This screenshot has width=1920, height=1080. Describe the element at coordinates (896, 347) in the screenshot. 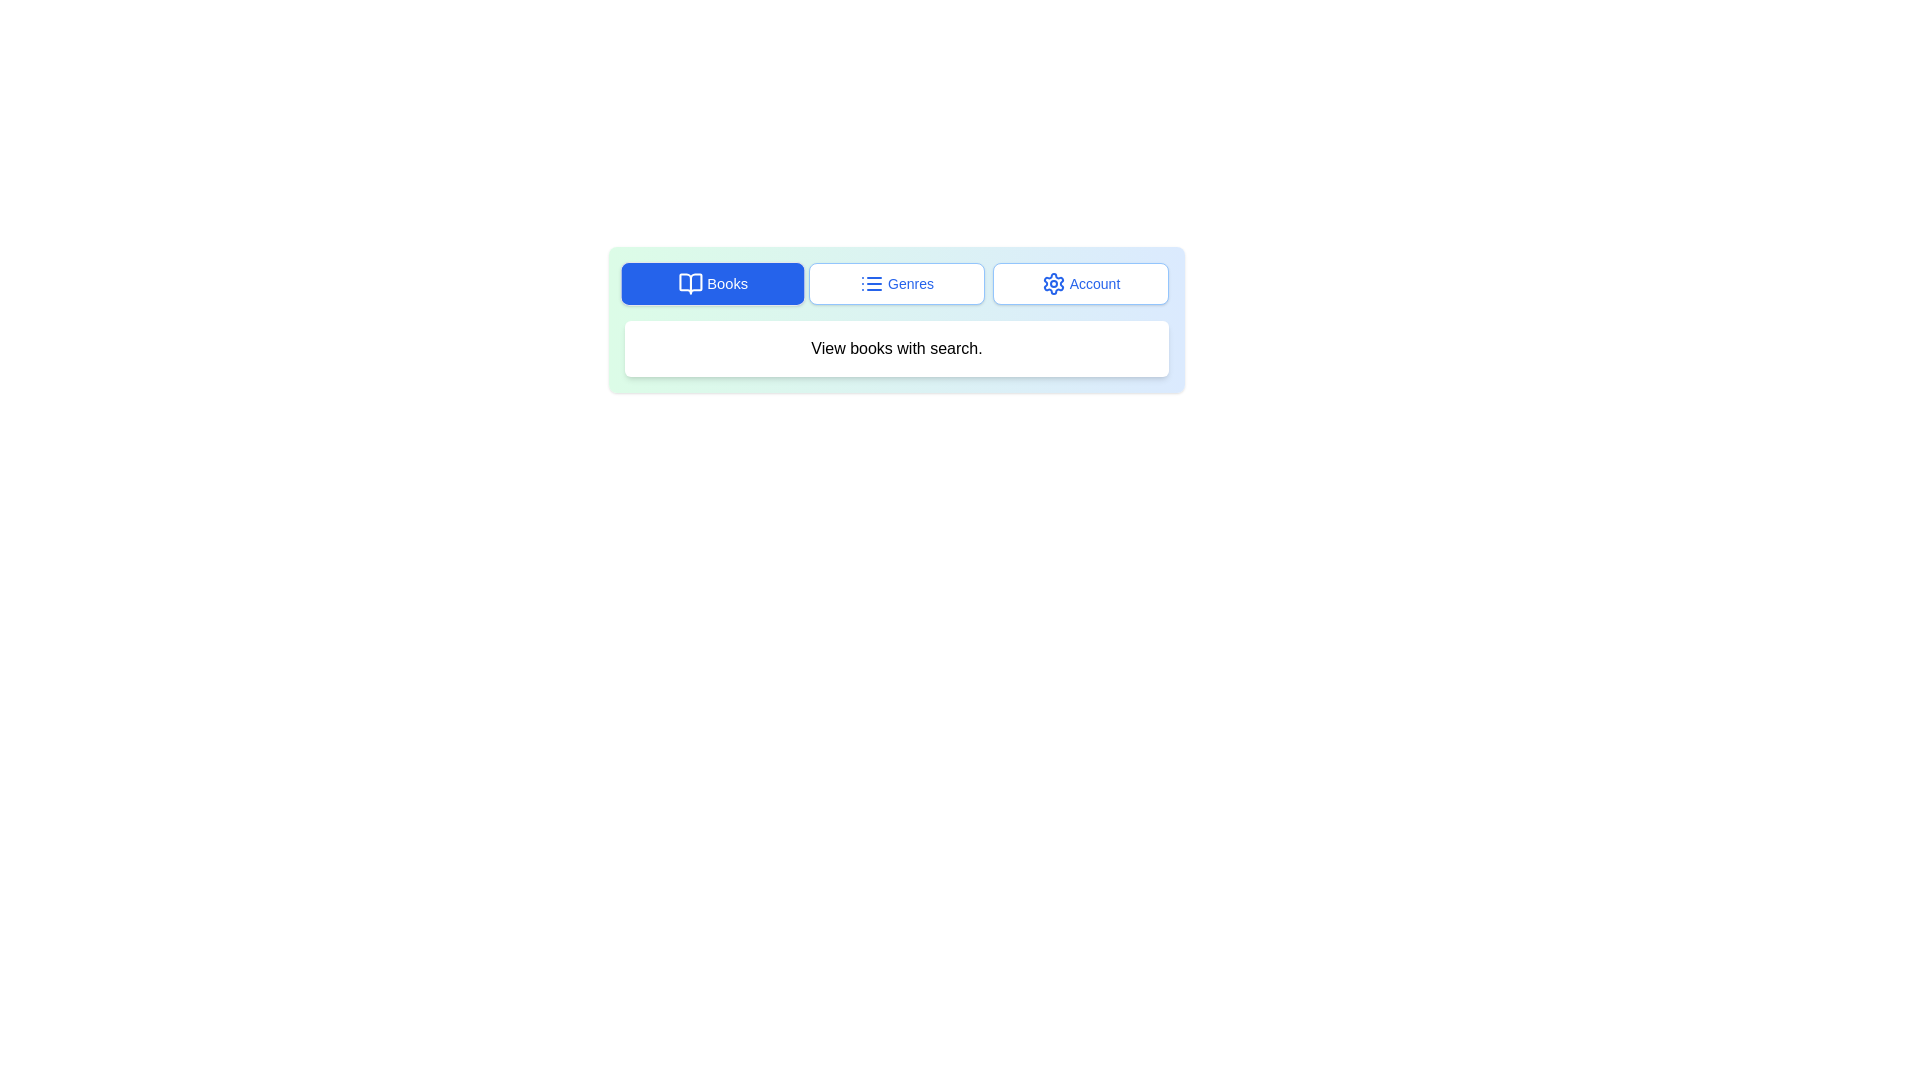

I see `the Static Text Box that displays the message 'View books with search.' located below the buttons labeled 'Books,' 'Genres,' and 'Account.'` at that location.